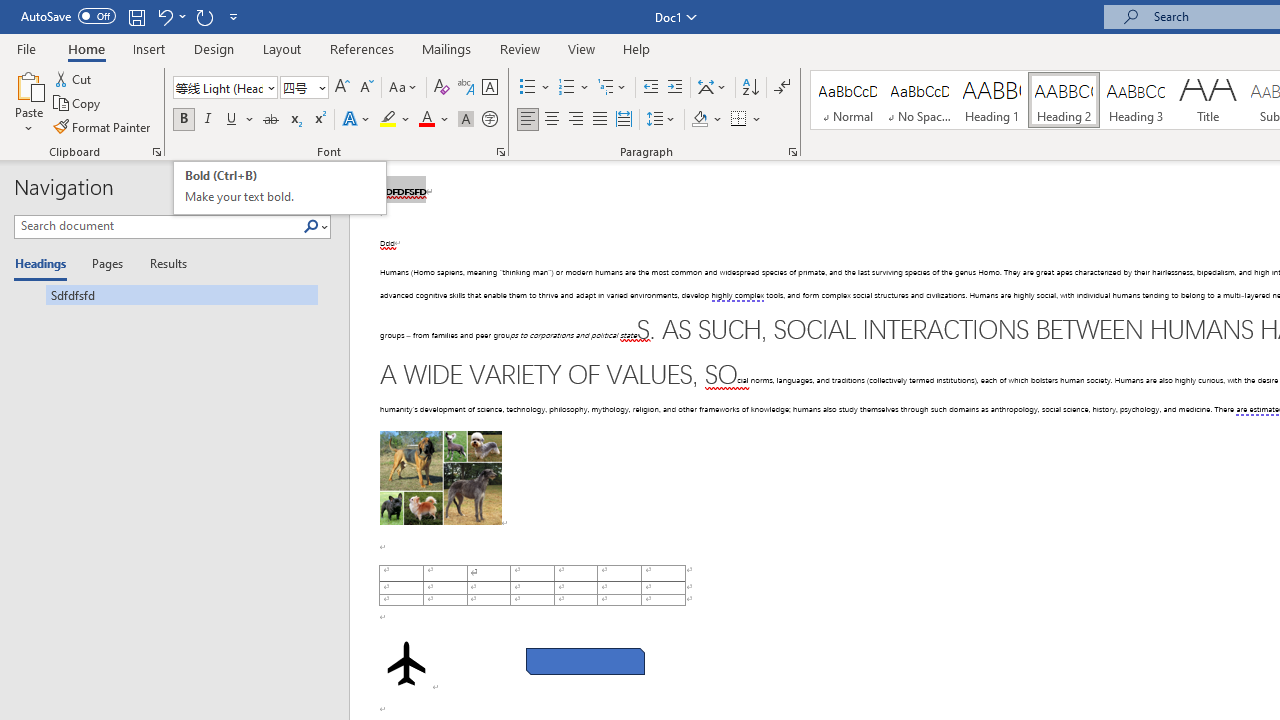 The height and width of the screenshot is (720, 1280). Describe the element at coordinates (439, 478) in the screenshot. I see `'Morphological variation in six dogs'` at that location.